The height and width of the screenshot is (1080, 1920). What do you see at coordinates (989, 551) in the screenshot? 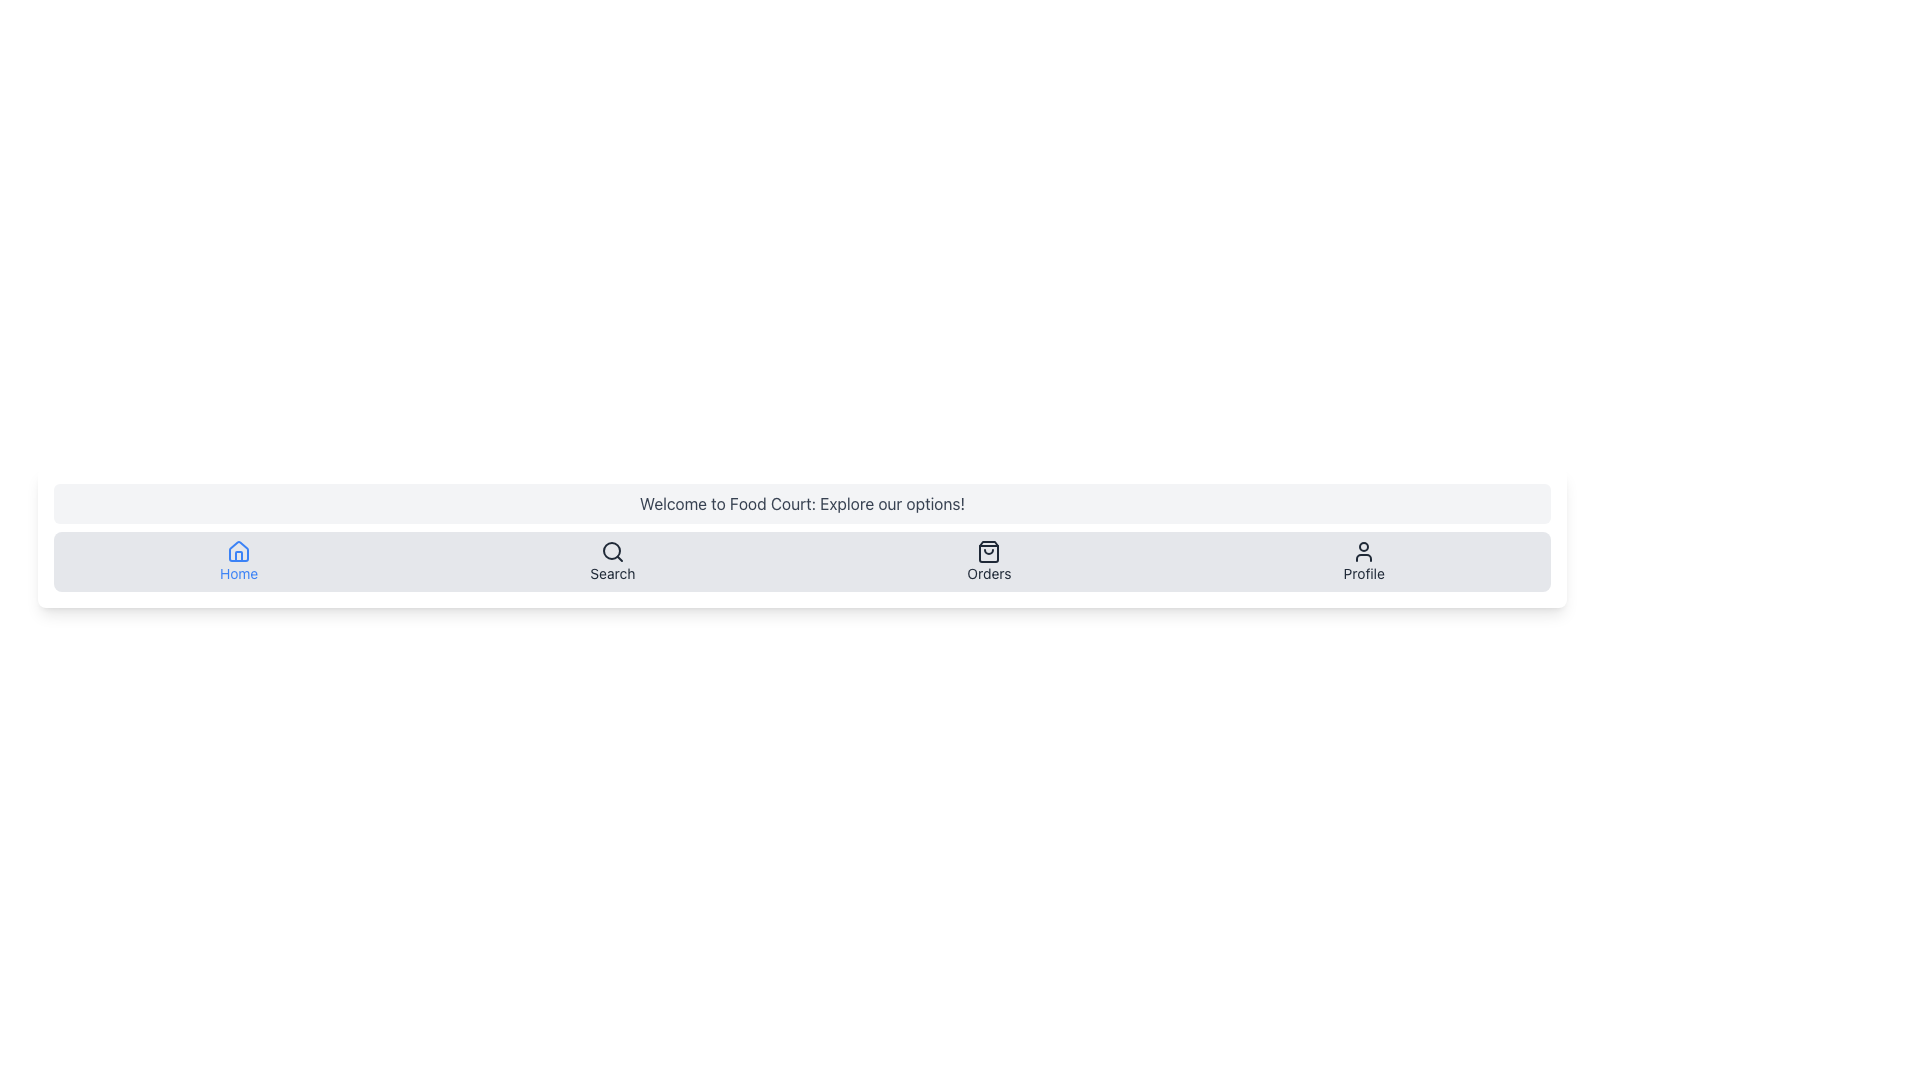
I see `the shopping bag icon in the 'Orders' section of the bottom navigation bar, which is the third item from the left, depicted in a minimalist, outlined style` at bounding box center [989, 551].